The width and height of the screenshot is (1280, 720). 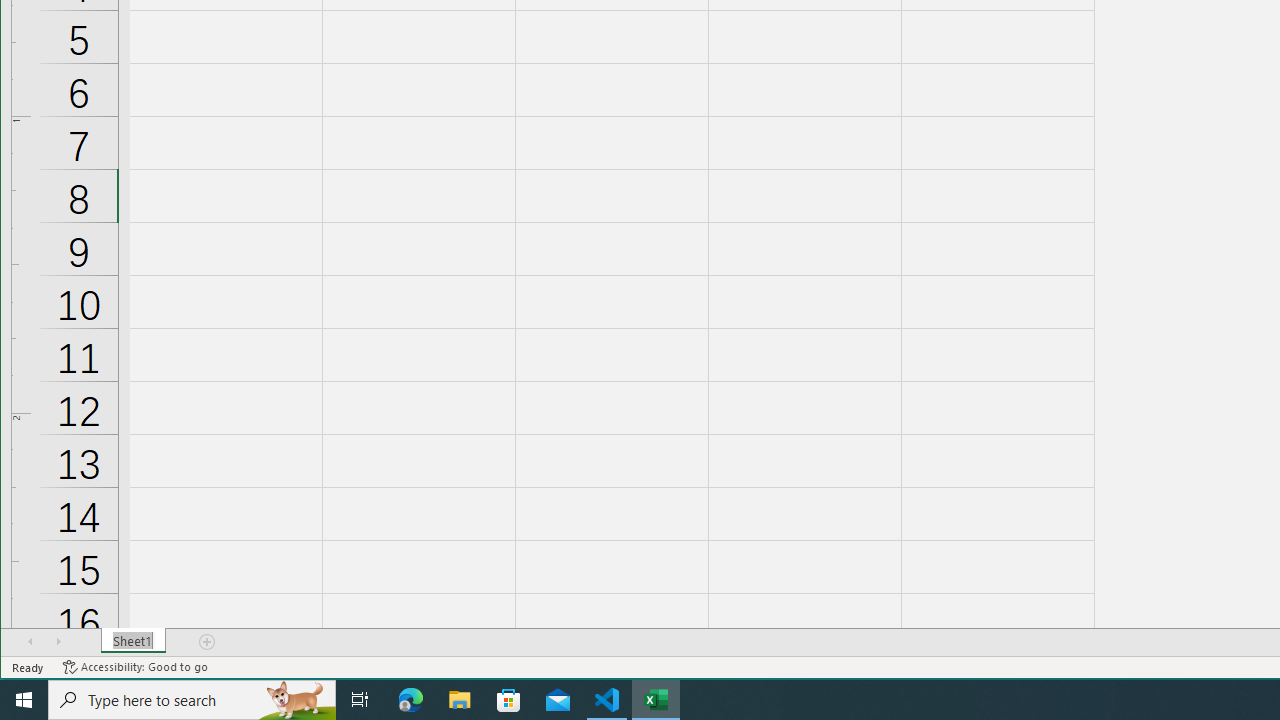 I want to click on 'Accessibility Checker Accessibility: Good to go', so click(x=134, y=667).